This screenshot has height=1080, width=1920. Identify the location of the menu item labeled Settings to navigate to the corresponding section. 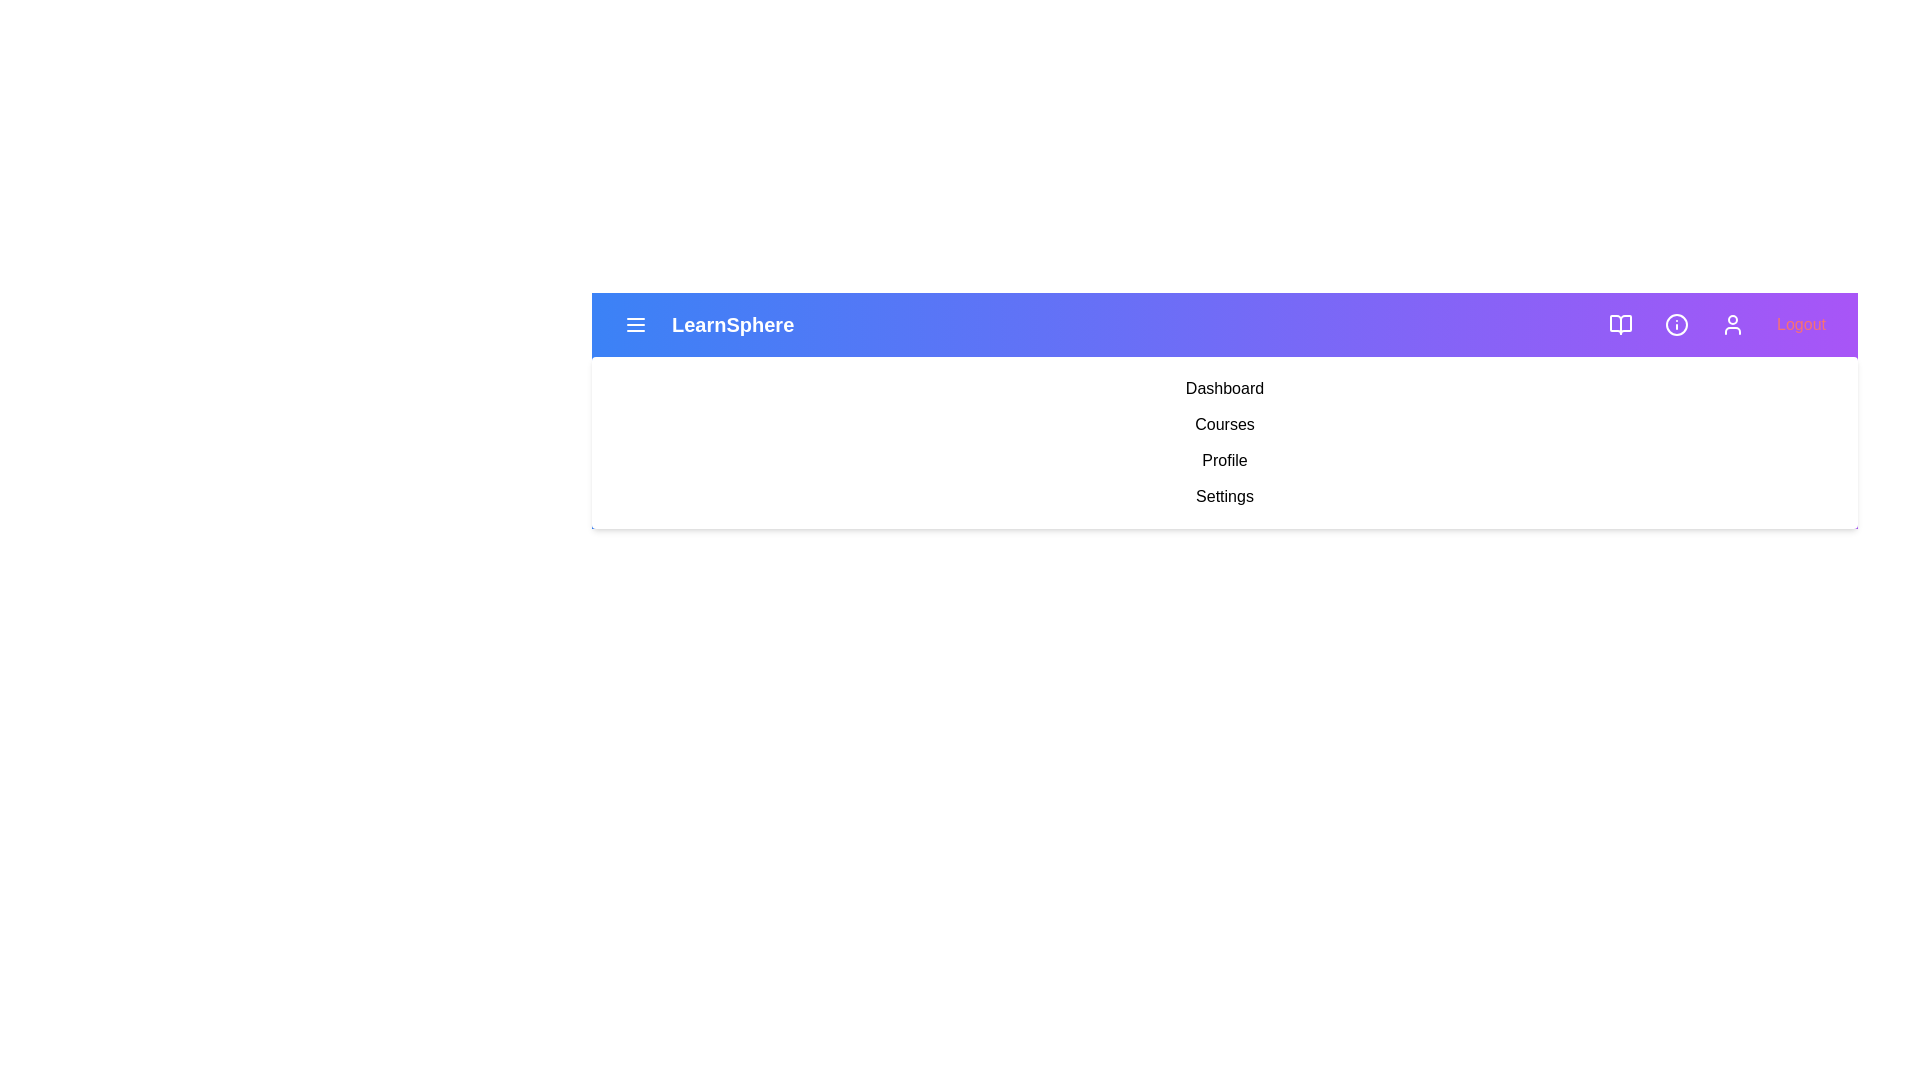
(1223, 496).